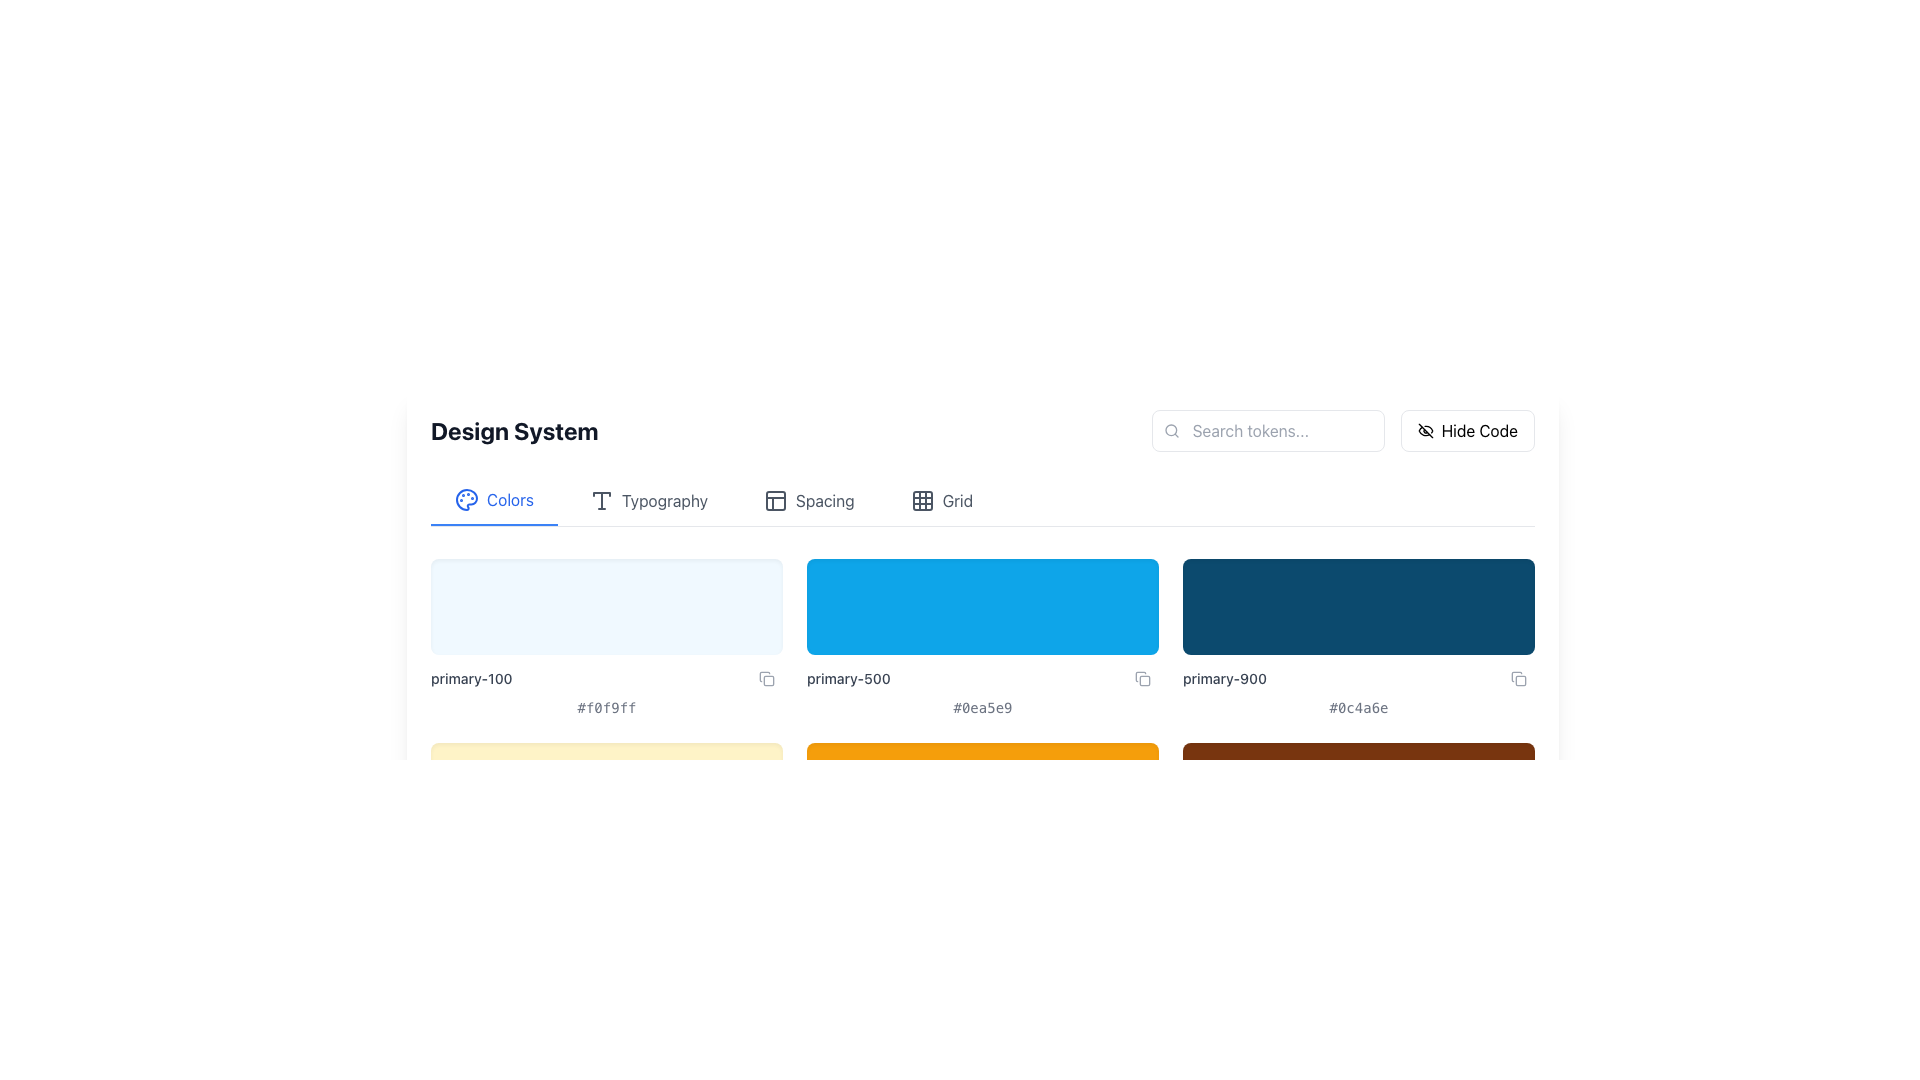 The width and height of the screenshot is (1920, 1080). What do you see at coordinates (1267, 430) in the screenshot?
I see `the text input field located near the top-right corner of the layout, to the left of the 'Hide Code' button` at bounding box center [1267, 430].